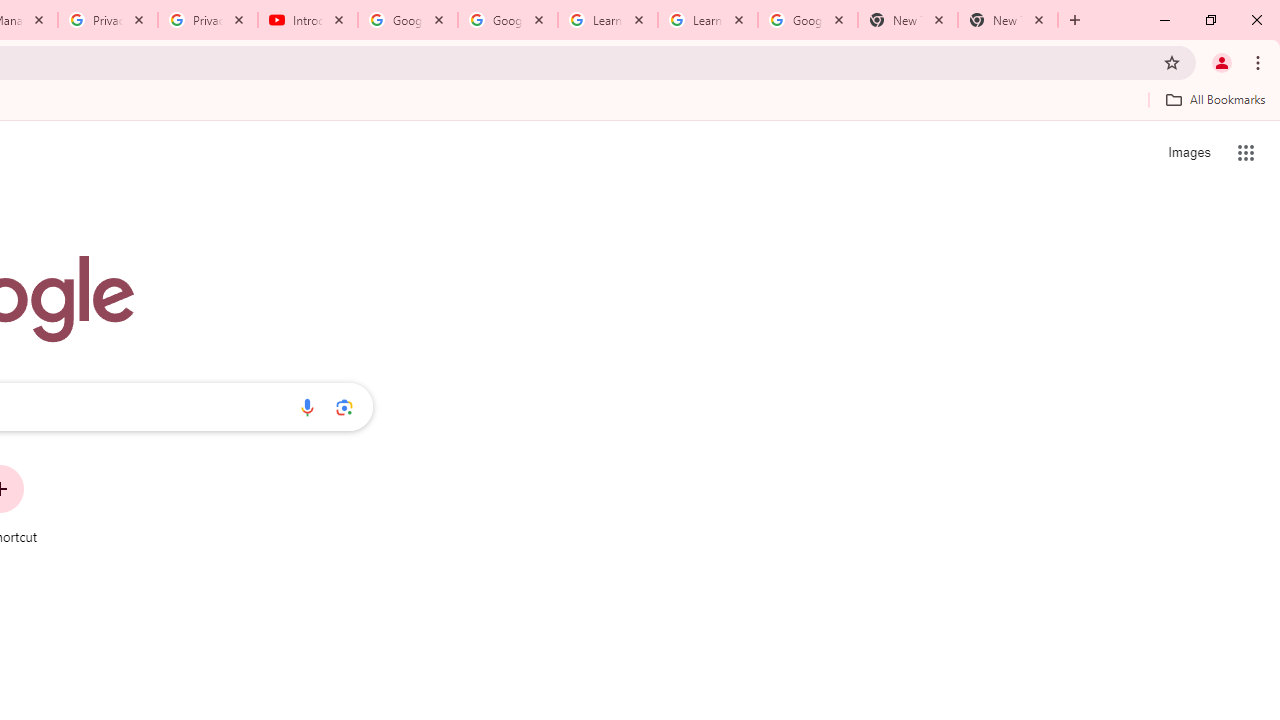 The width and height of the screenshot is (1280, 720). What do you see at coordinates (1189, 152) in the screenshot?
I see `'Search for Images '` at bounding box center [1189, 152].